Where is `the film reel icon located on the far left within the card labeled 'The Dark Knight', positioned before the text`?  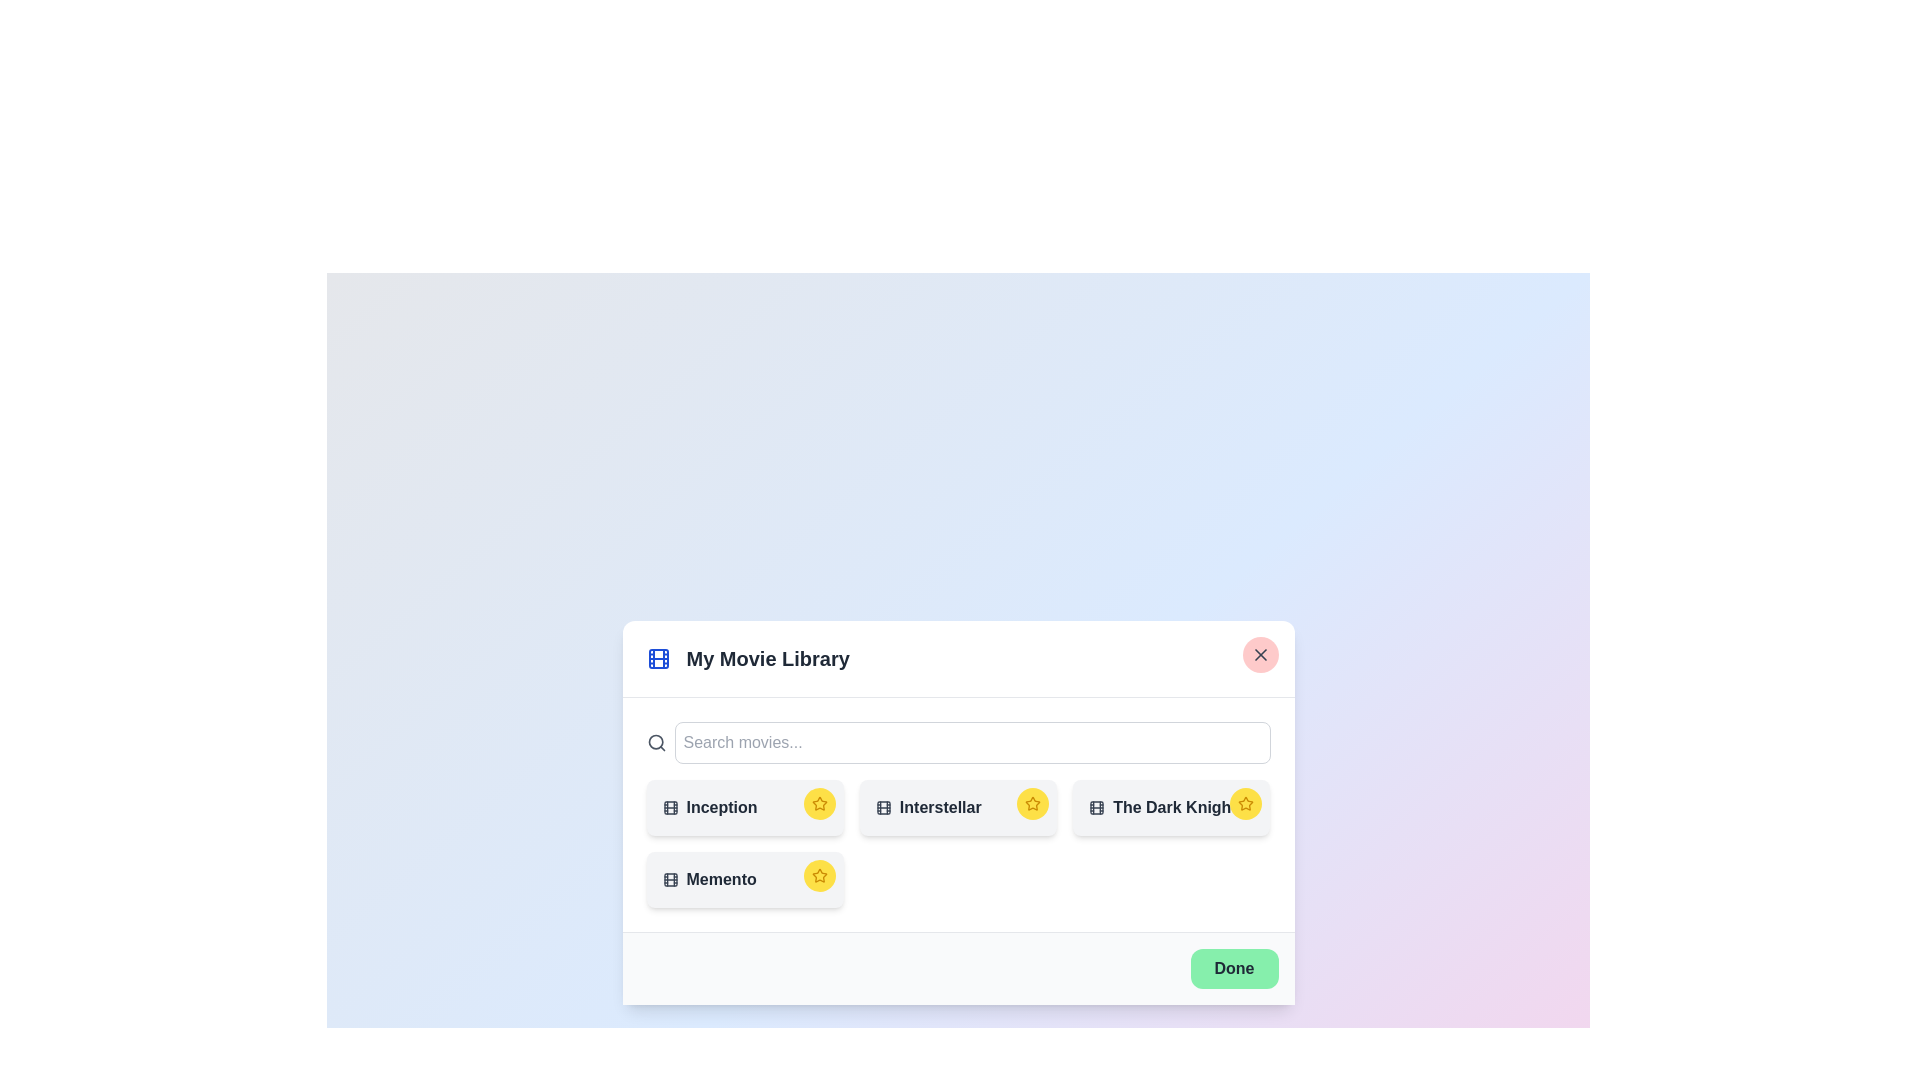 the film reel icon located on the far left within the card labeled 'The Dark Knight', positioned before the text is located at coordinates (1096, 806).